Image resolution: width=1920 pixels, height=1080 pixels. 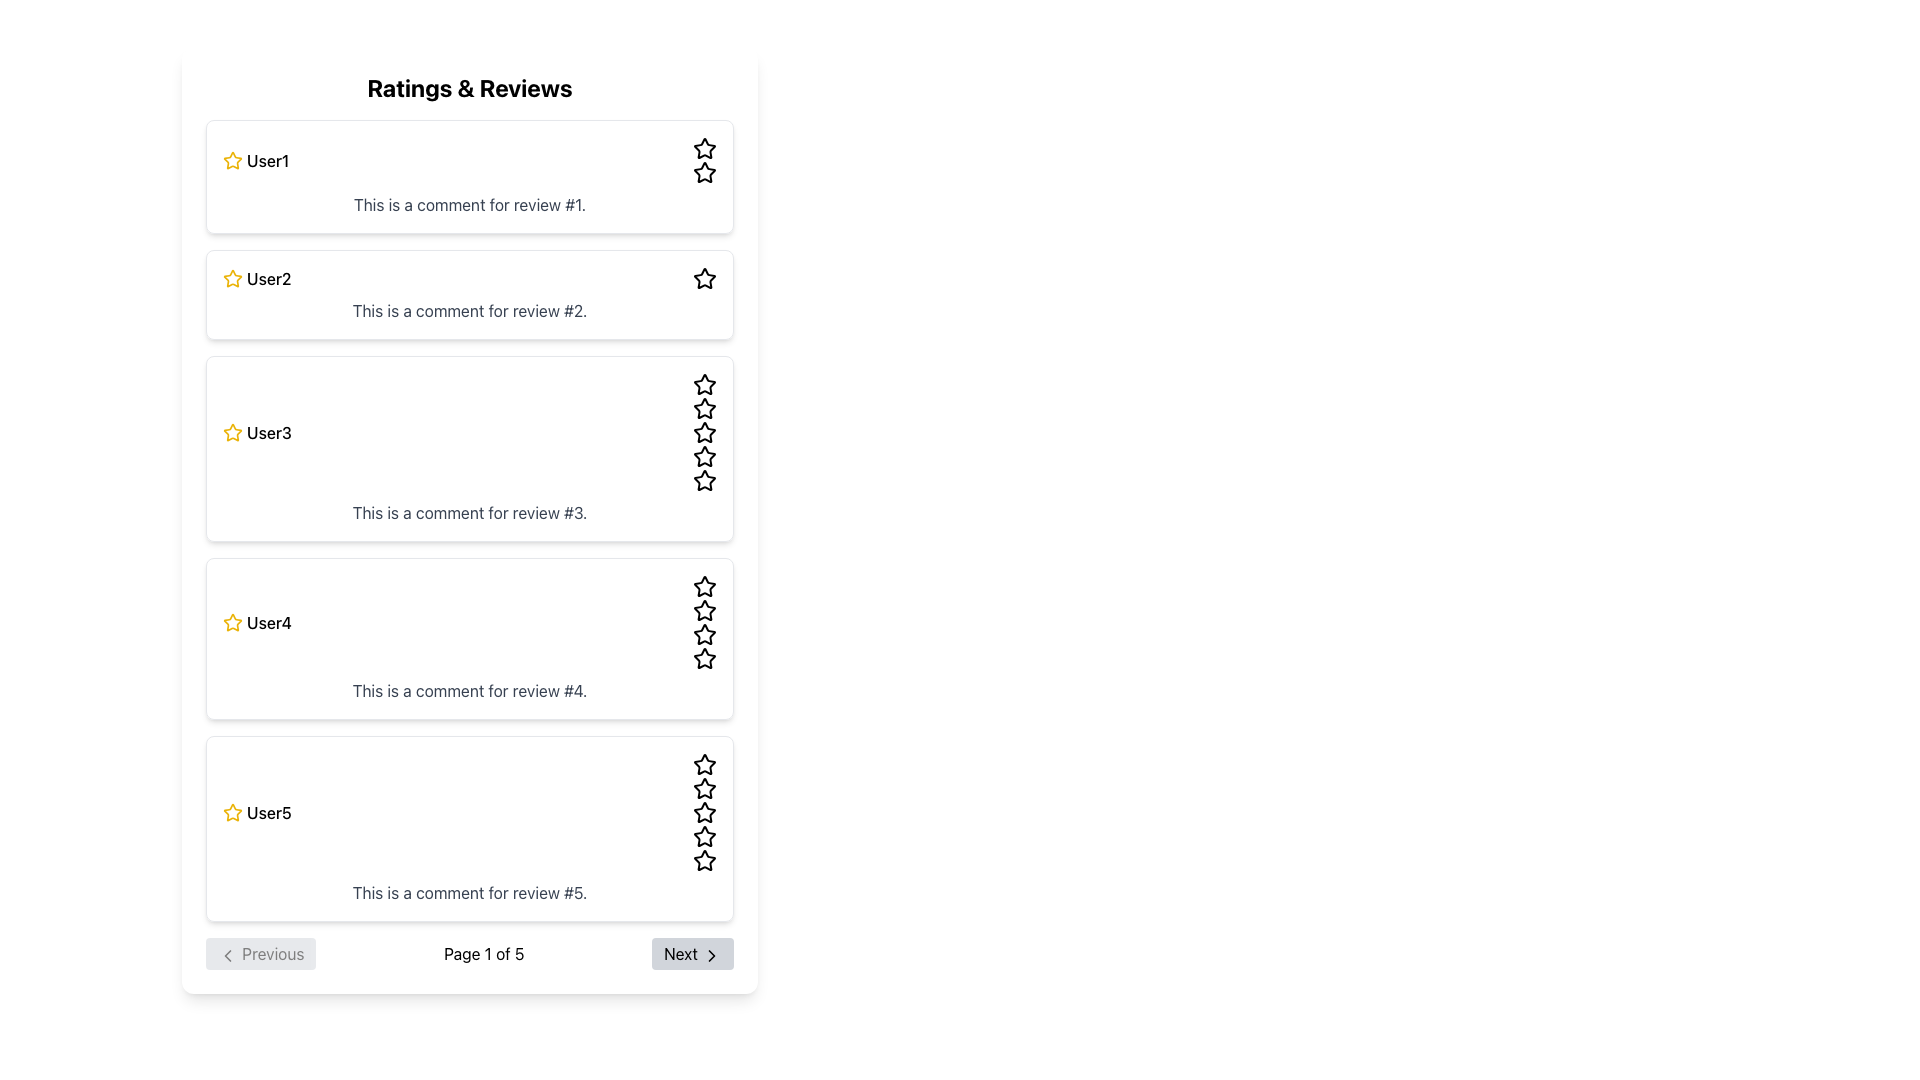 I want to click on the fourth star, so click(x=705, y=609).